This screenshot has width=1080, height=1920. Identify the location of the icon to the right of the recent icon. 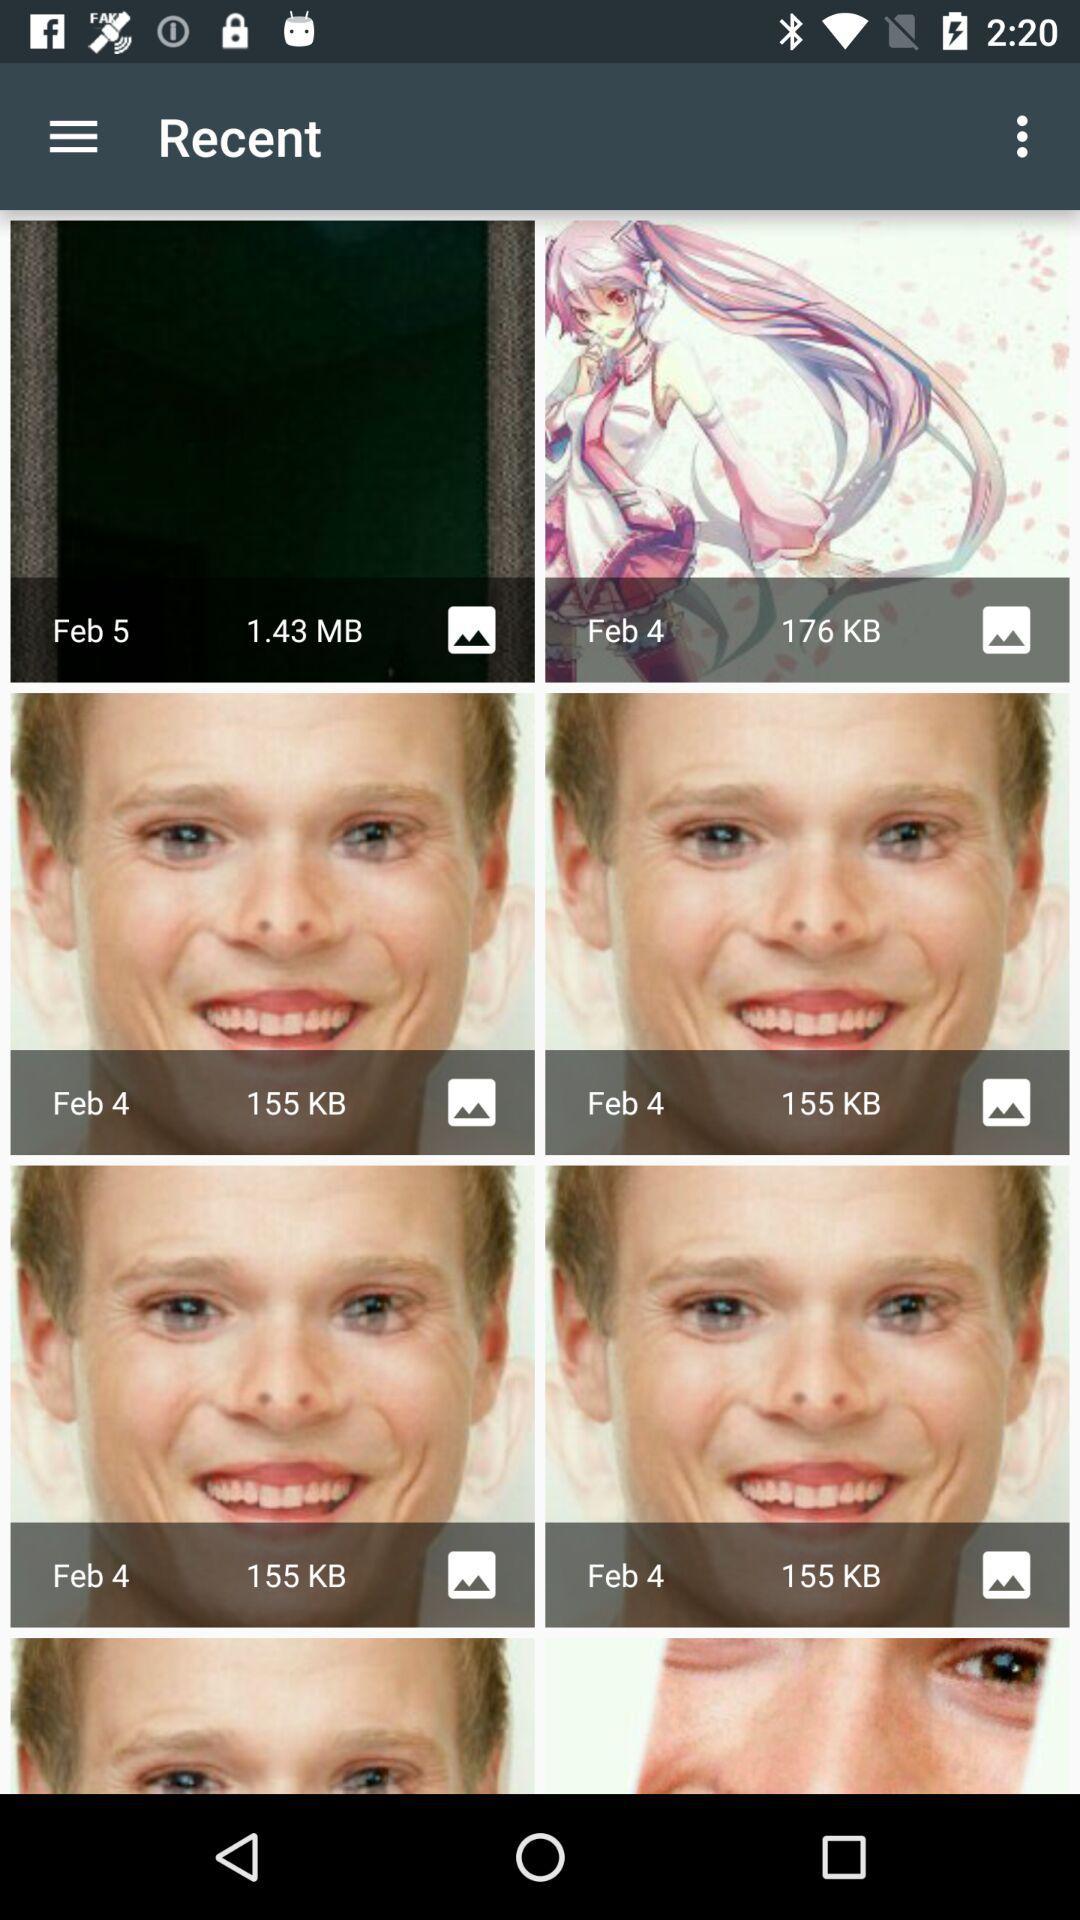
(1027, 135).